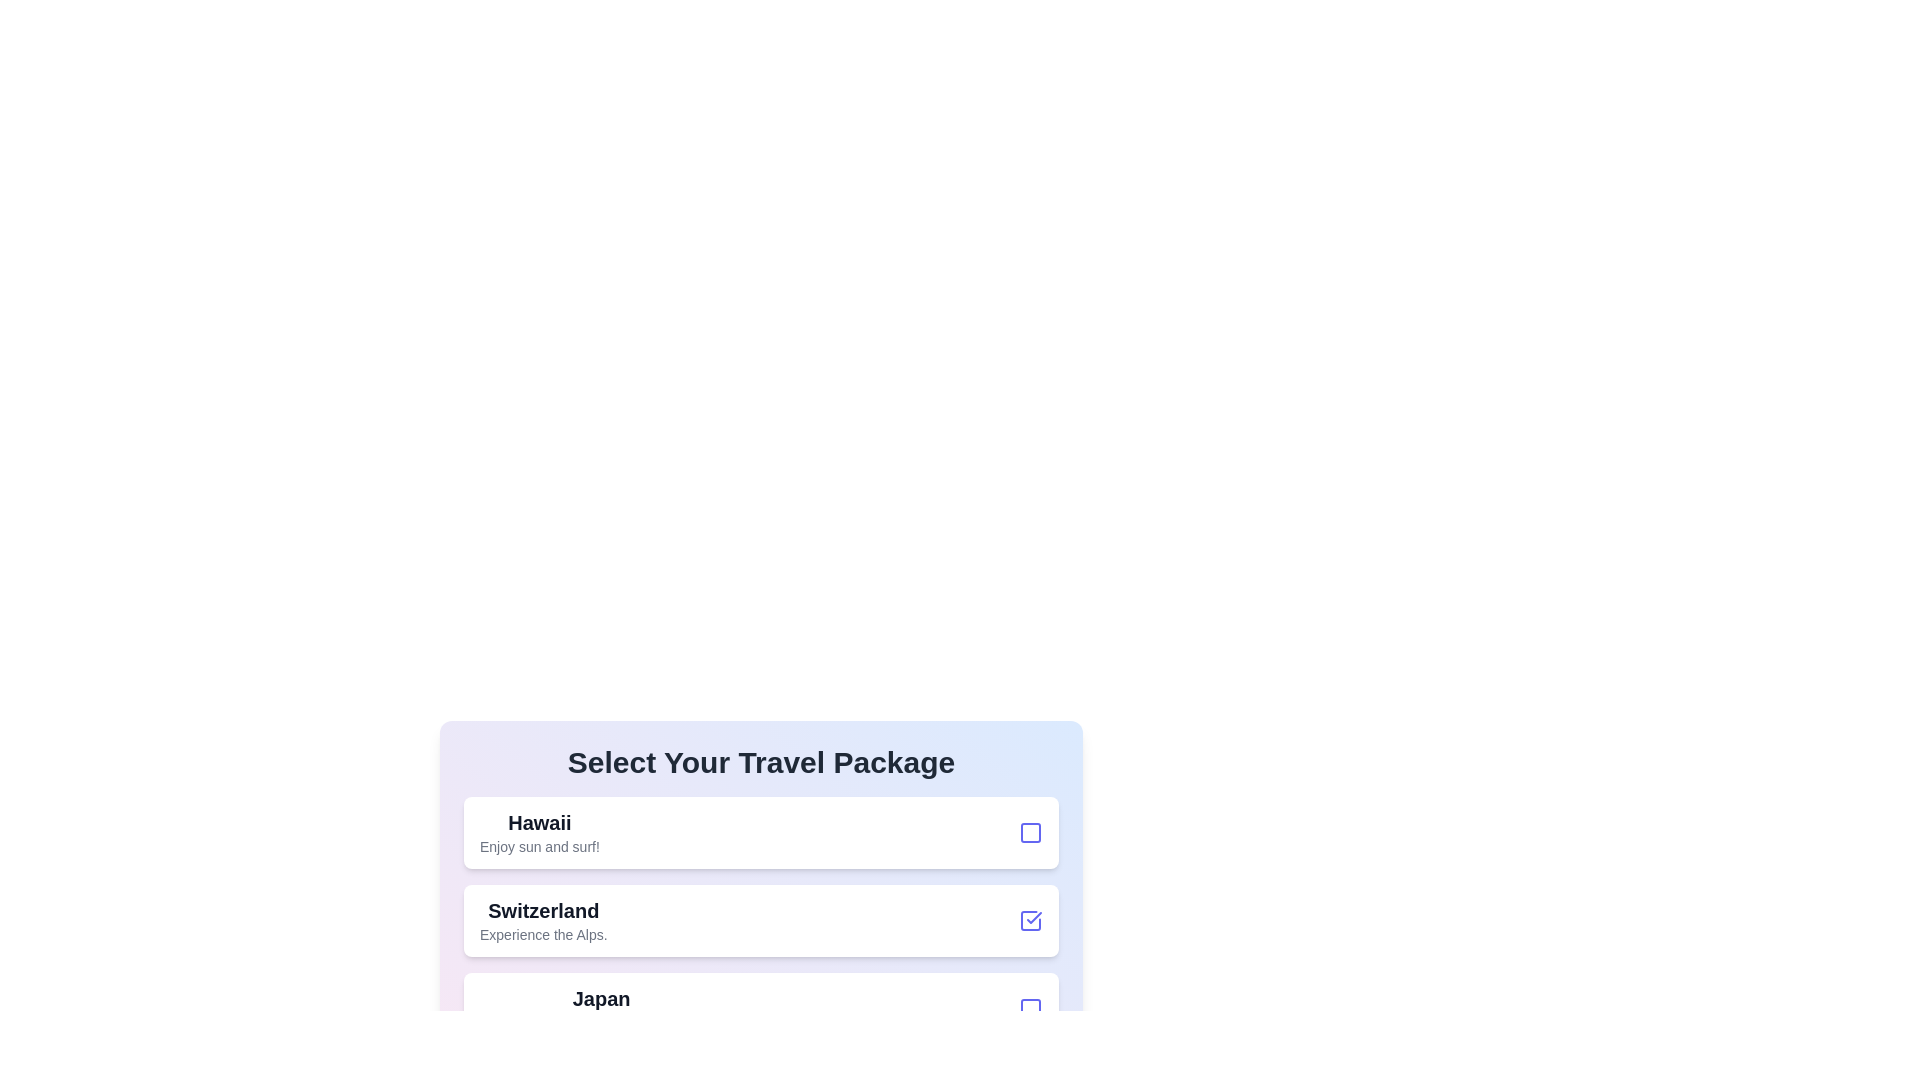 This screenshot has width=1920, height=1080. What do you see at coordinates (1031, 921) in the screenshot?
I see `the checkbox for the travel package 'Switzerland' to select or deselect it` at bounding box center [1031, 921].